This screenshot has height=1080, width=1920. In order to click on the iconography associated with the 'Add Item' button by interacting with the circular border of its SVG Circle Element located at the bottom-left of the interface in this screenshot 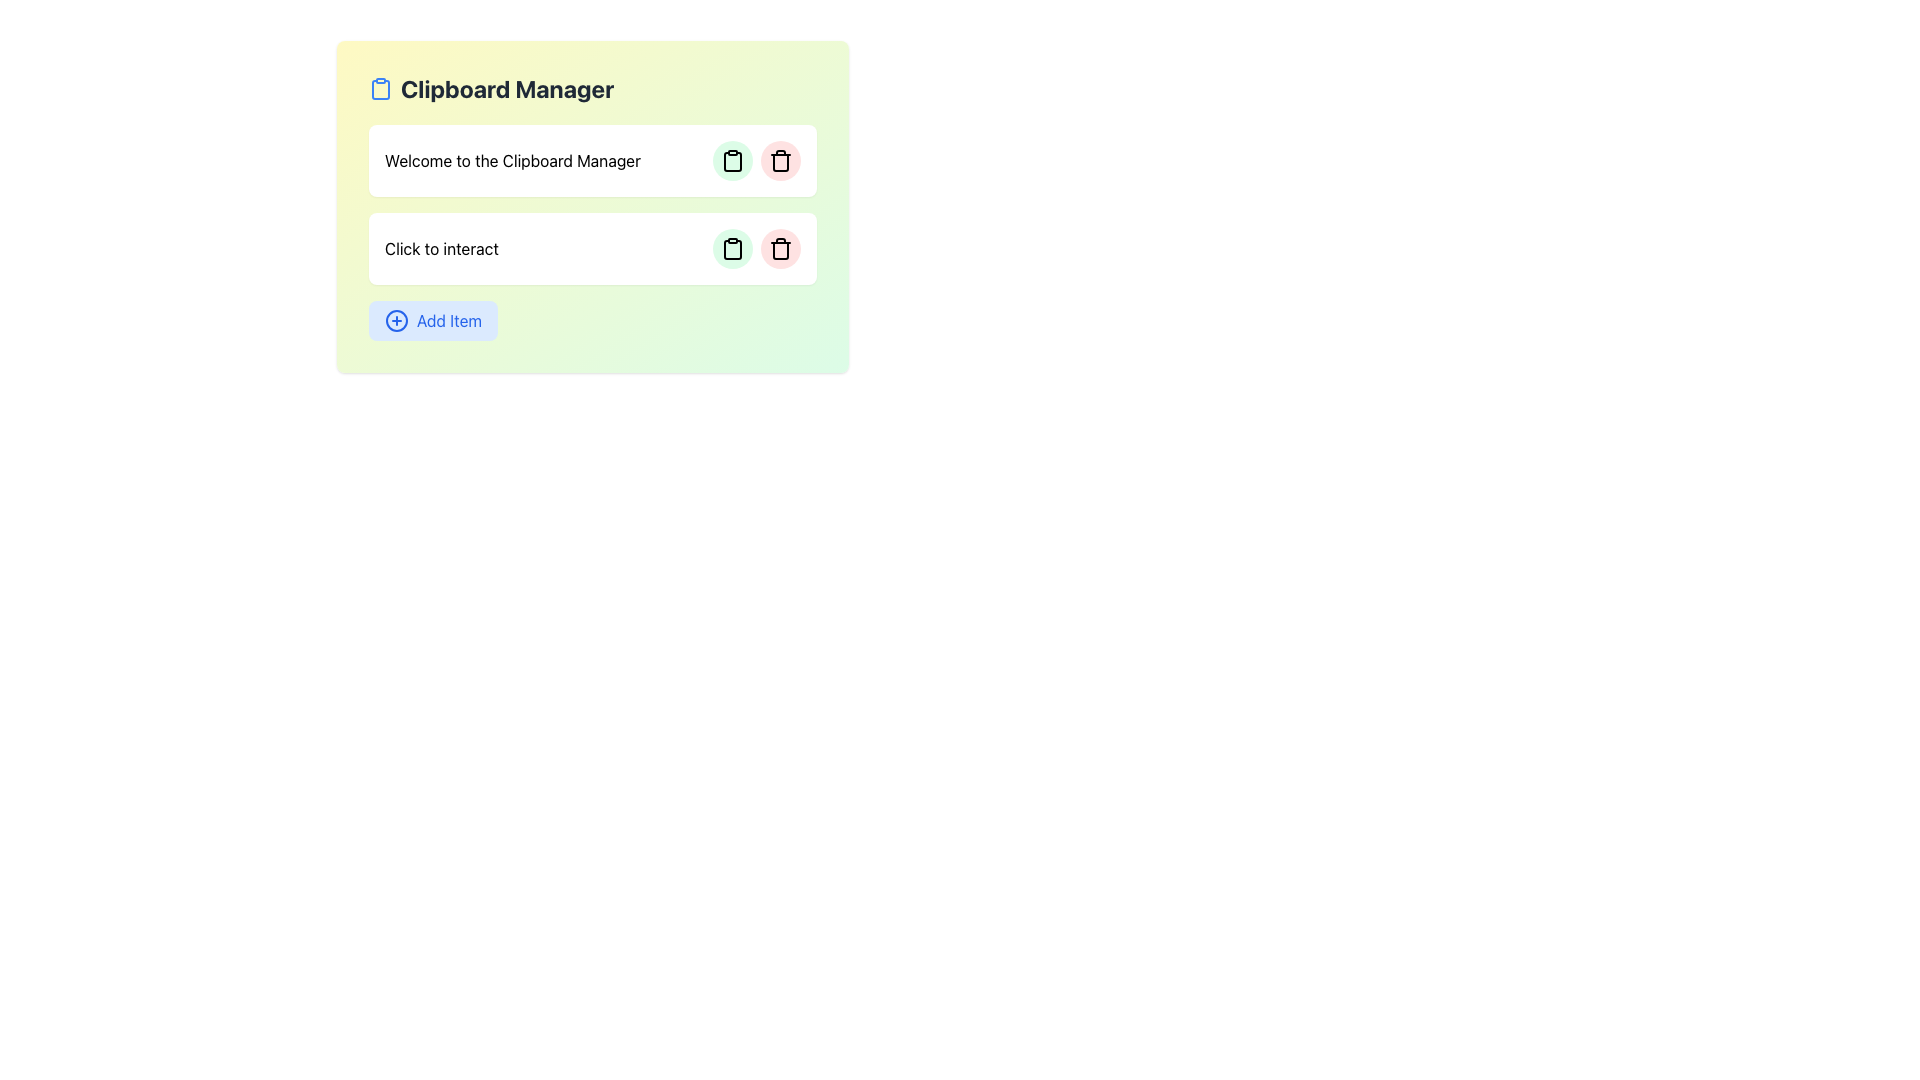, I will do `click(397, 319)`.